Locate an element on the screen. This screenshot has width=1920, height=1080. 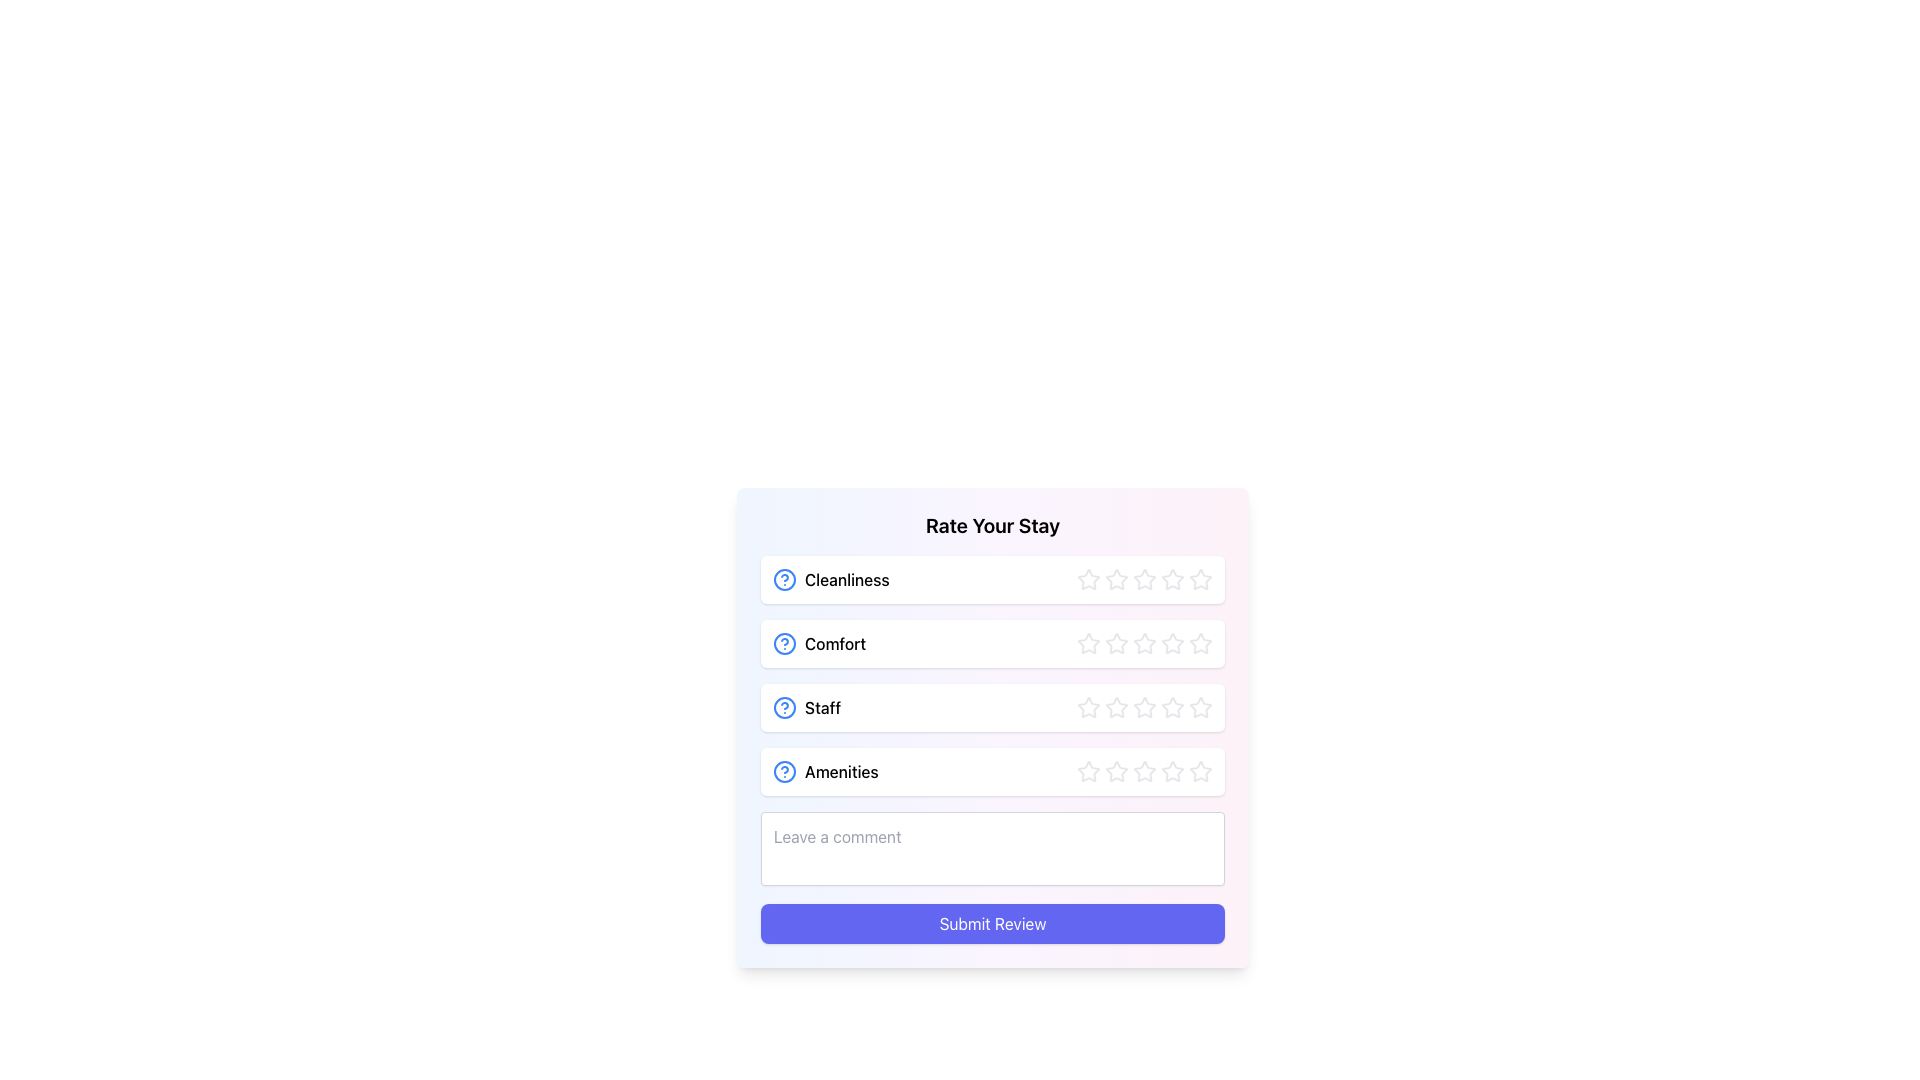
the SVG Circle icon component located next to the 'Cleanliness' label in the interface is located at coordinates (784, 579).